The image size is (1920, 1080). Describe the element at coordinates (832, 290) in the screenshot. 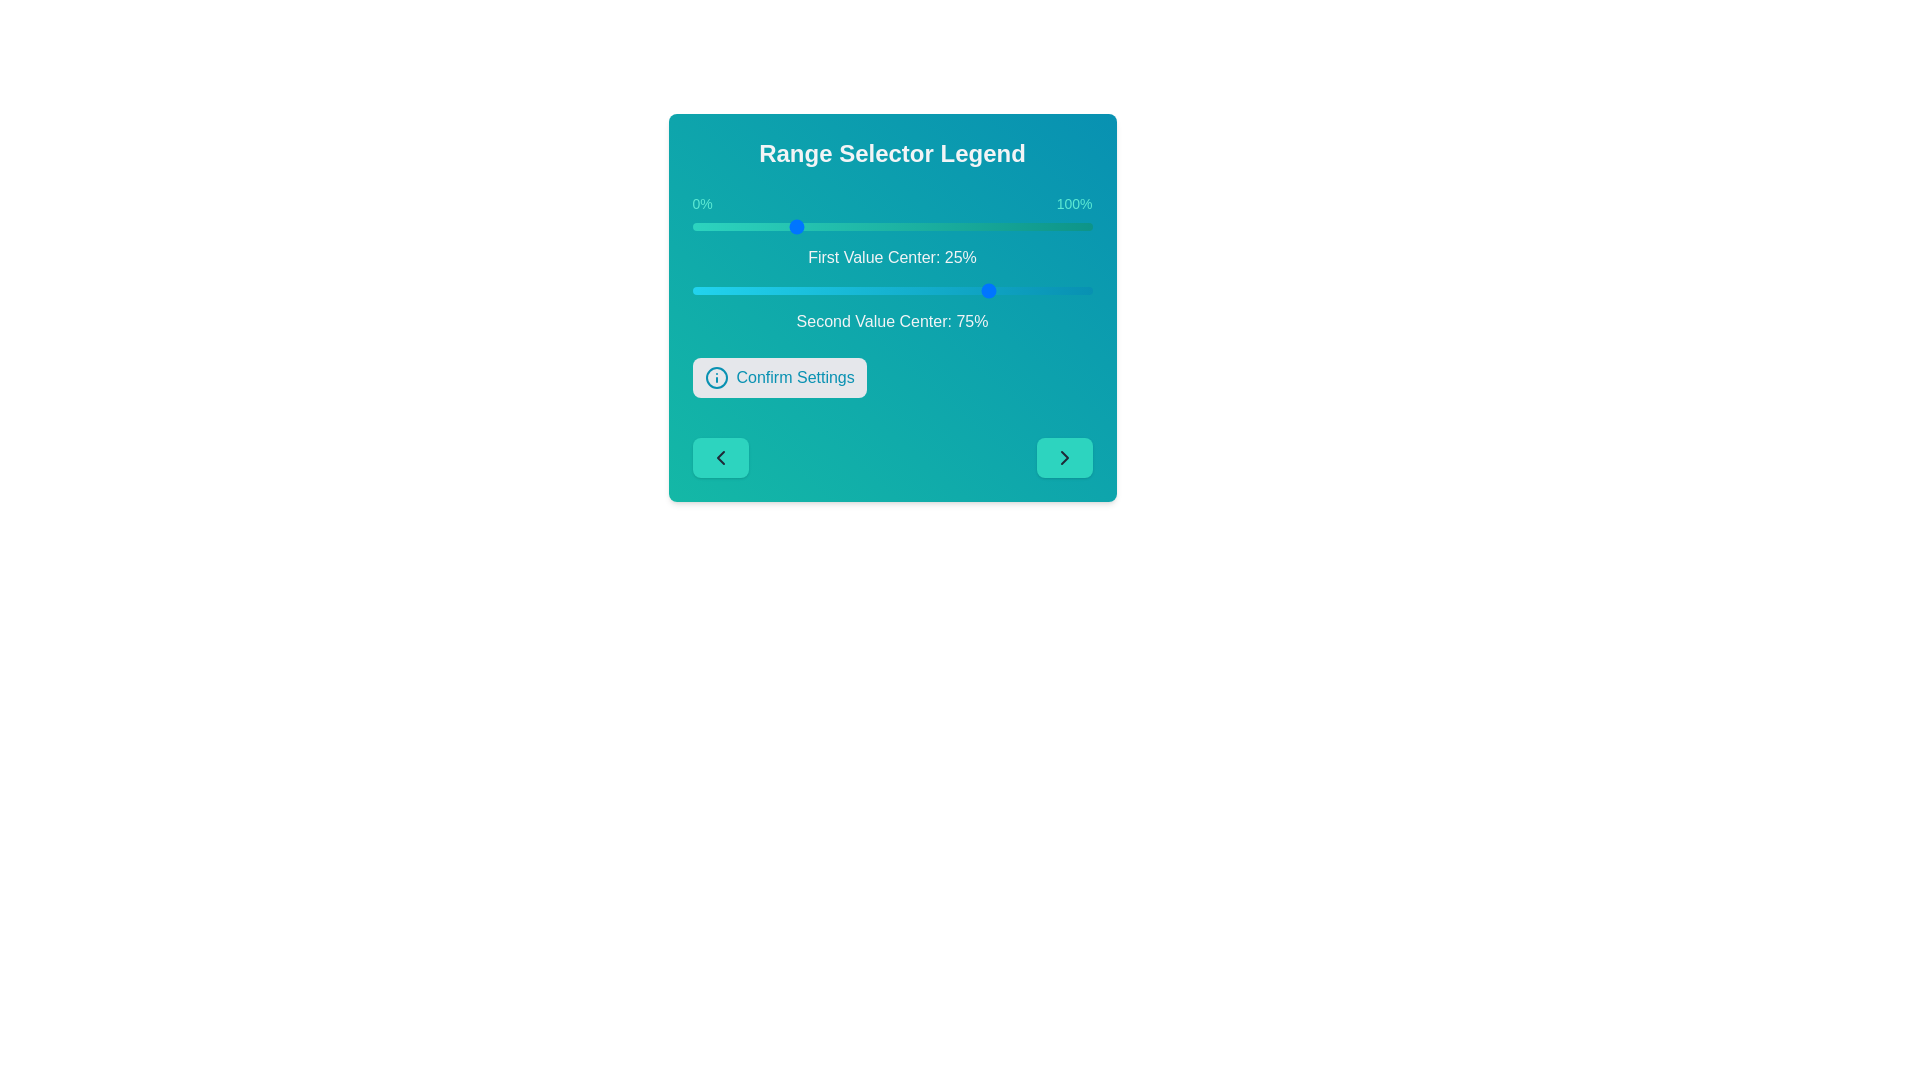

I see `the slider value` at that location.